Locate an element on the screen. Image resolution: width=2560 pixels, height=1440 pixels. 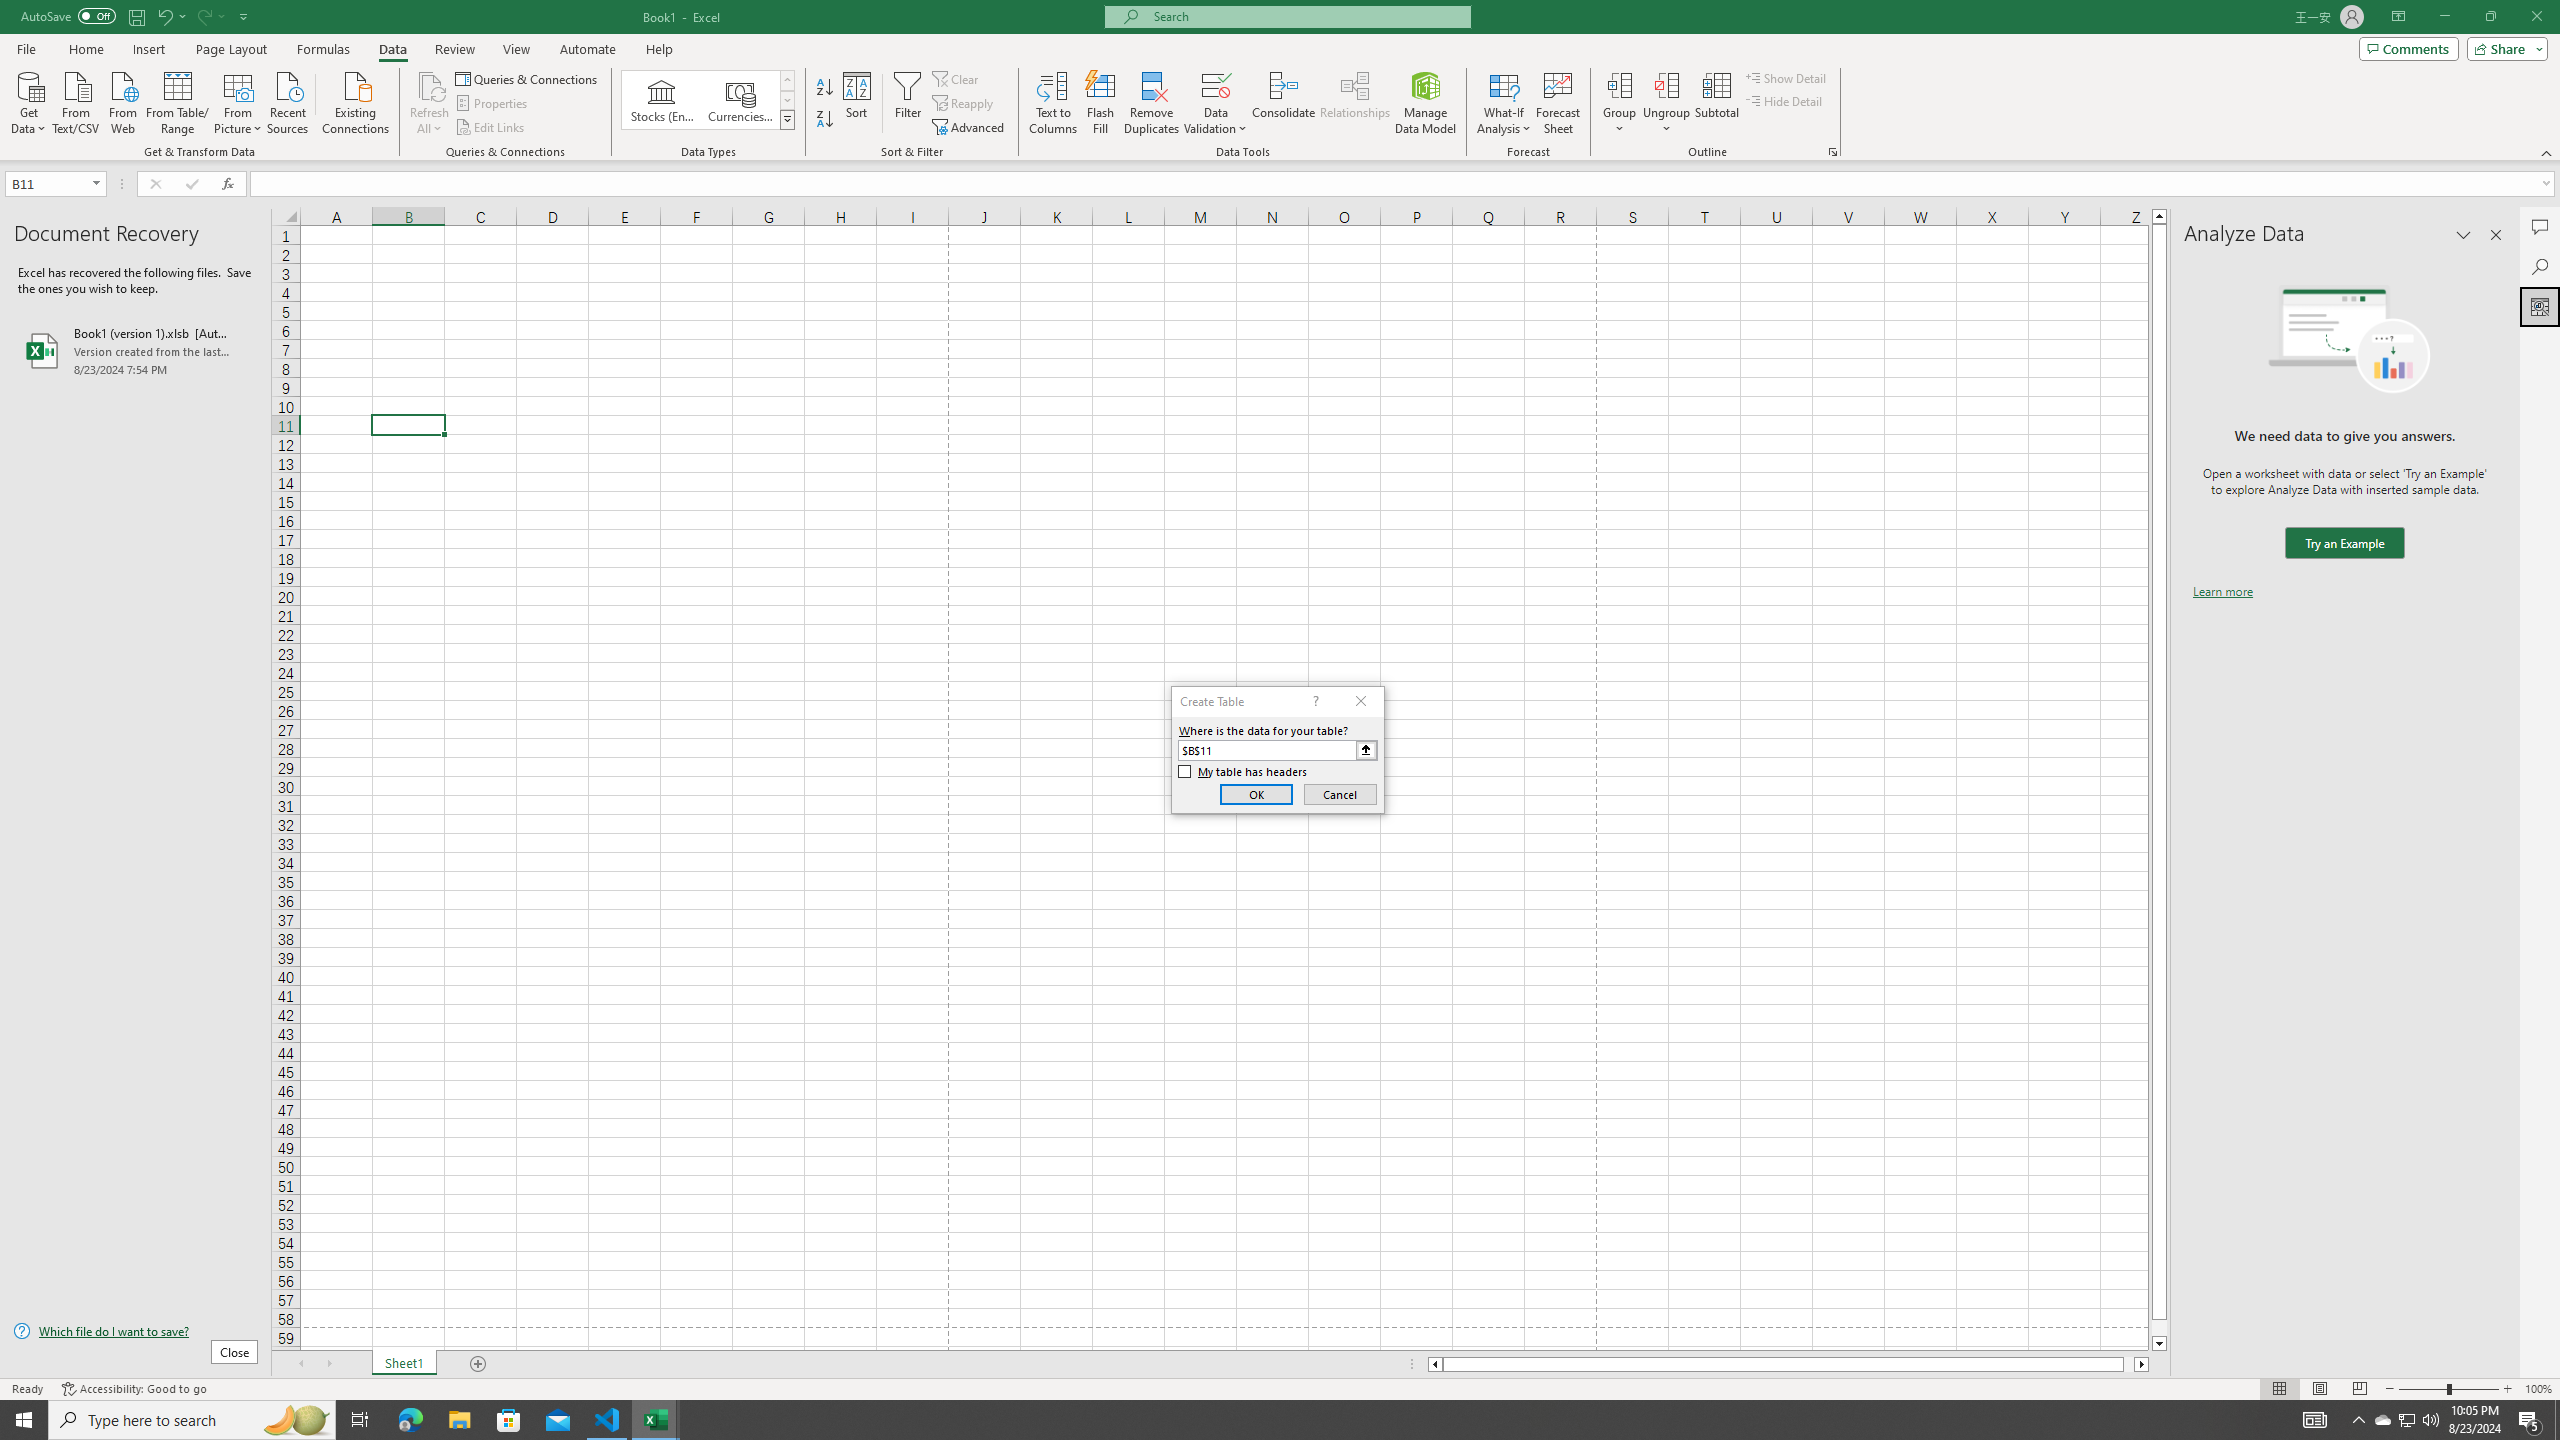
'Data Types' is located at coordinates (787, 118).